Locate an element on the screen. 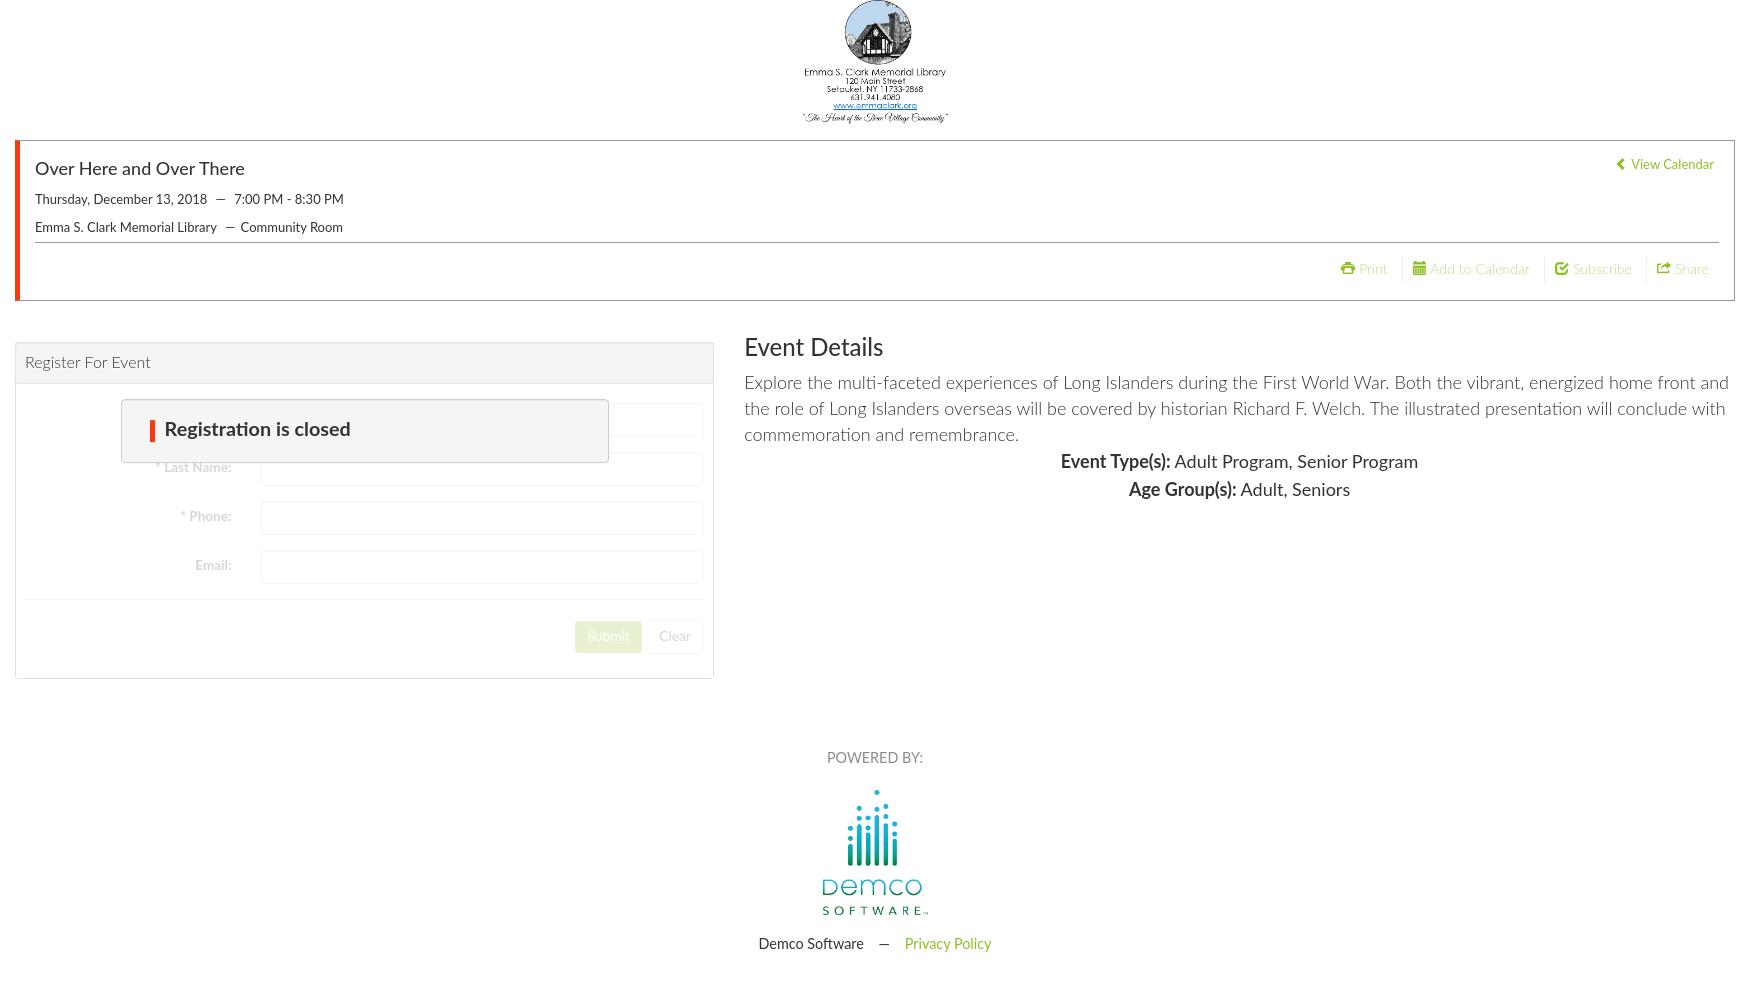 The width and height of the screenshot is (1750, 1000). 'Share' is located at coordinates (1692, 268).